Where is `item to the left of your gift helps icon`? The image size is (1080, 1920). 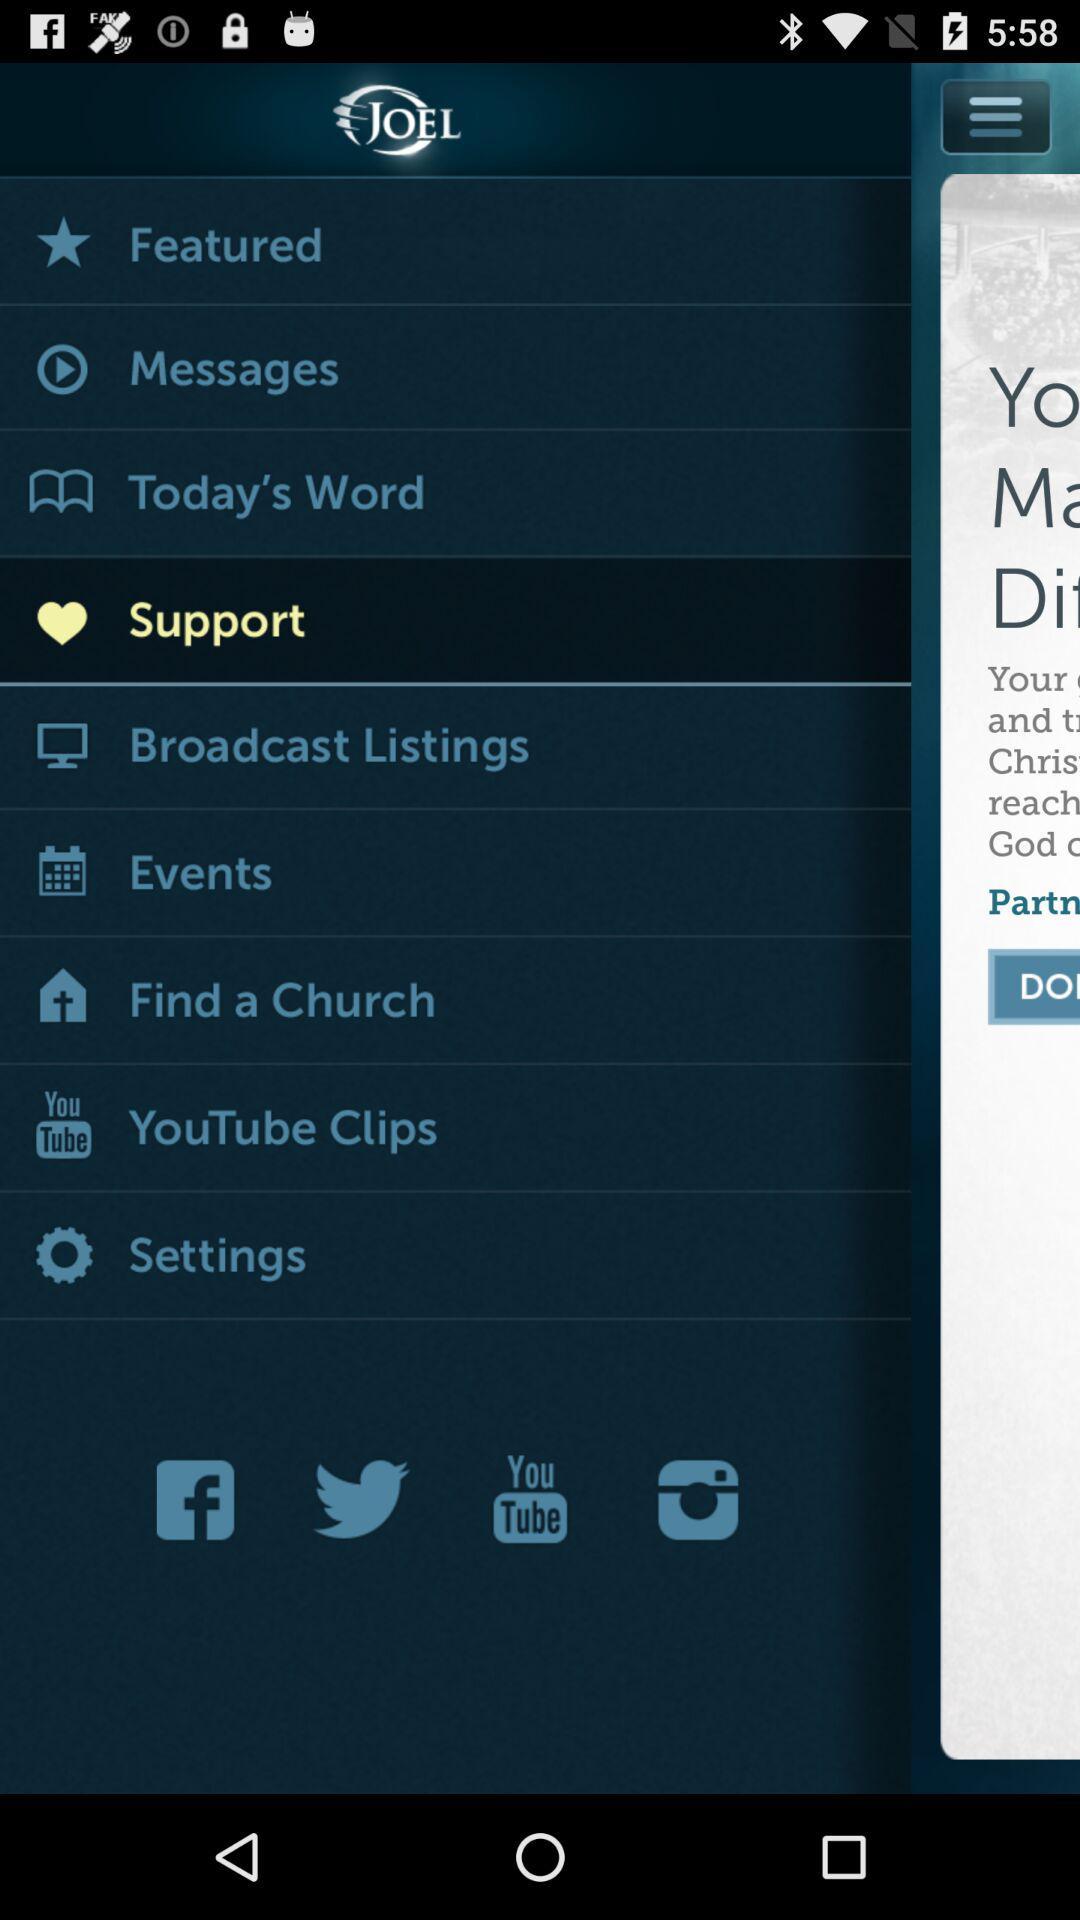
item to the left of your gift helps icon is located at coordinates (455, 875).